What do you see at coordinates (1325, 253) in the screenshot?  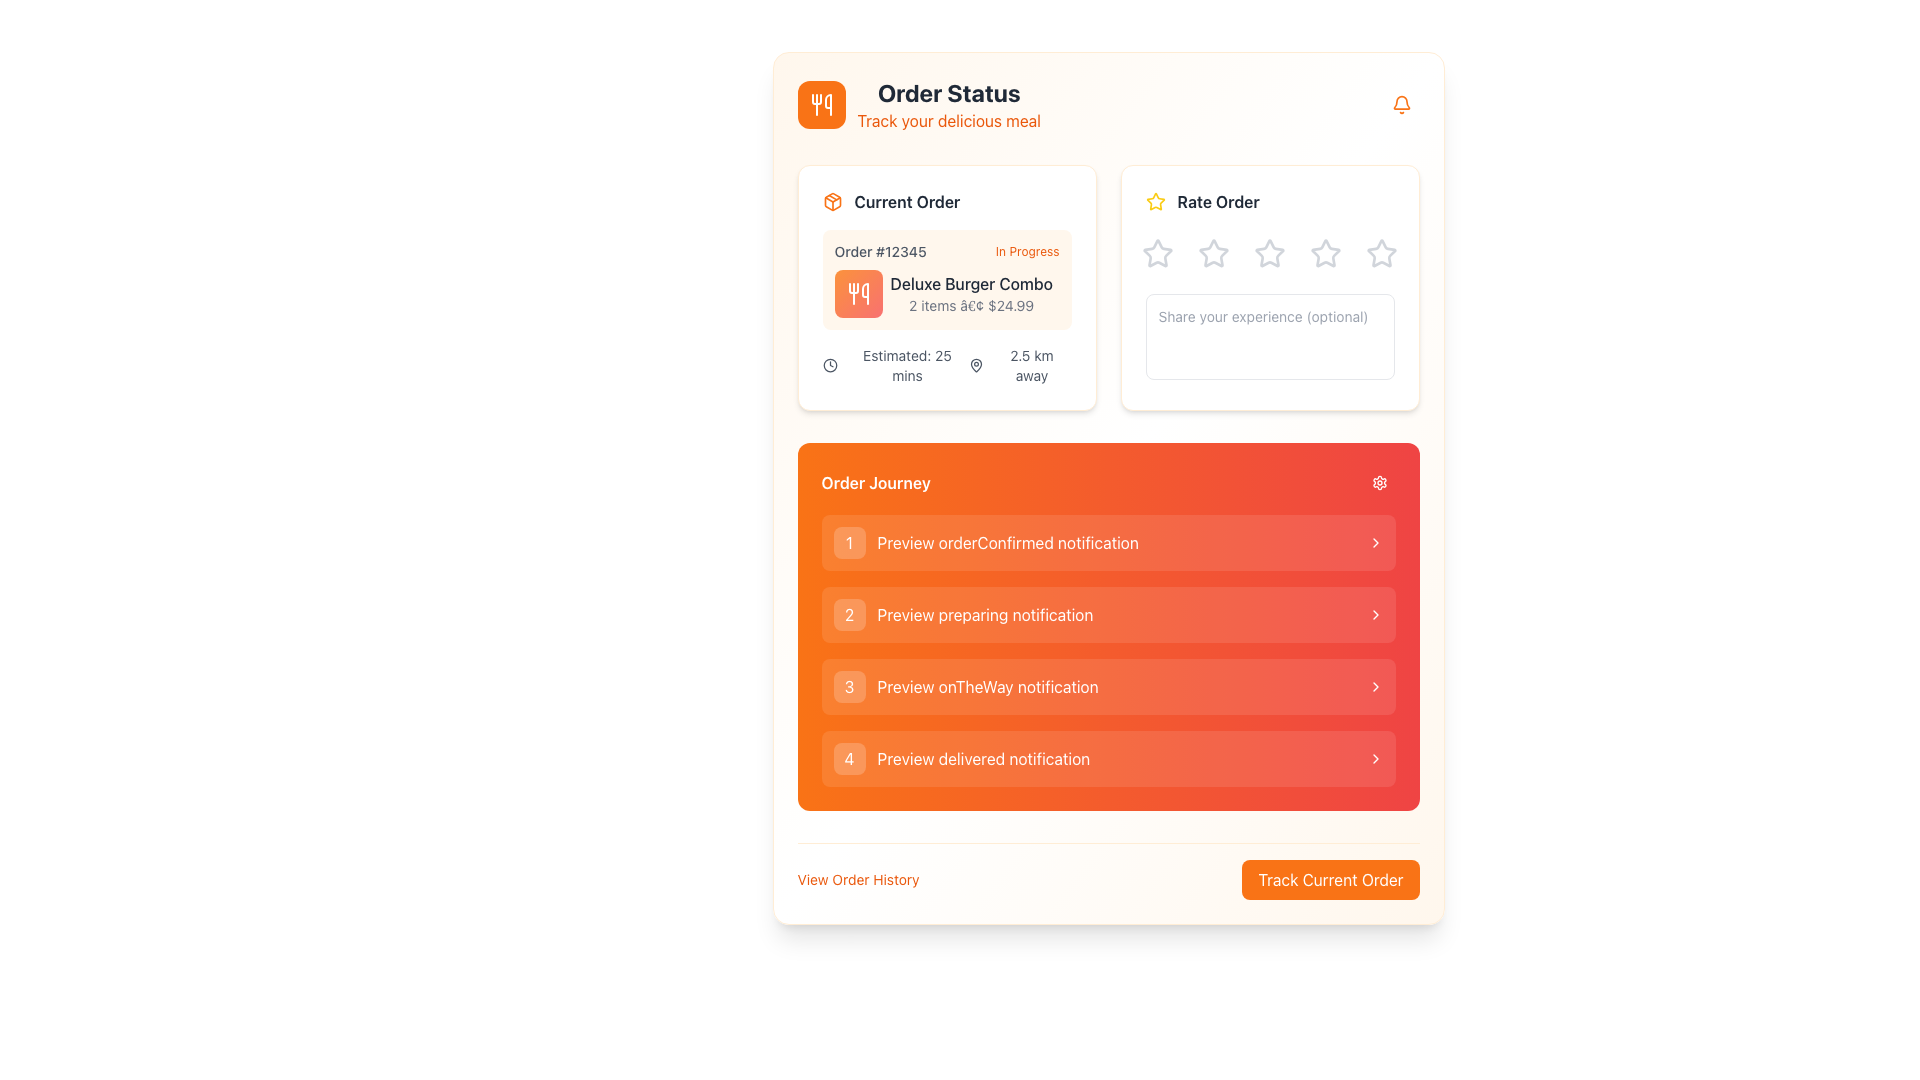 I see `the interactive fourth star icon` at bounding box center [1325, 253].